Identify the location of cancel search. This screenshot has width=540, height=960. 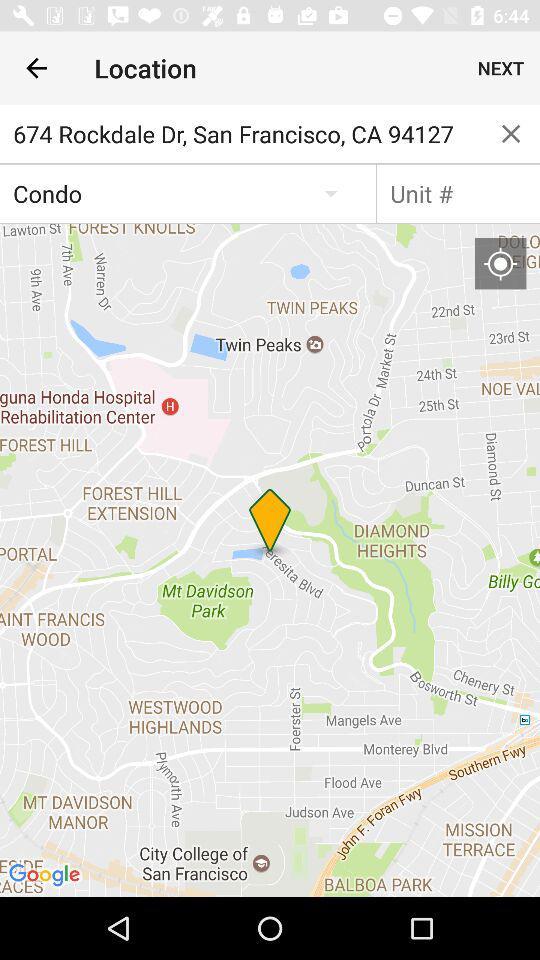
(511, 132).